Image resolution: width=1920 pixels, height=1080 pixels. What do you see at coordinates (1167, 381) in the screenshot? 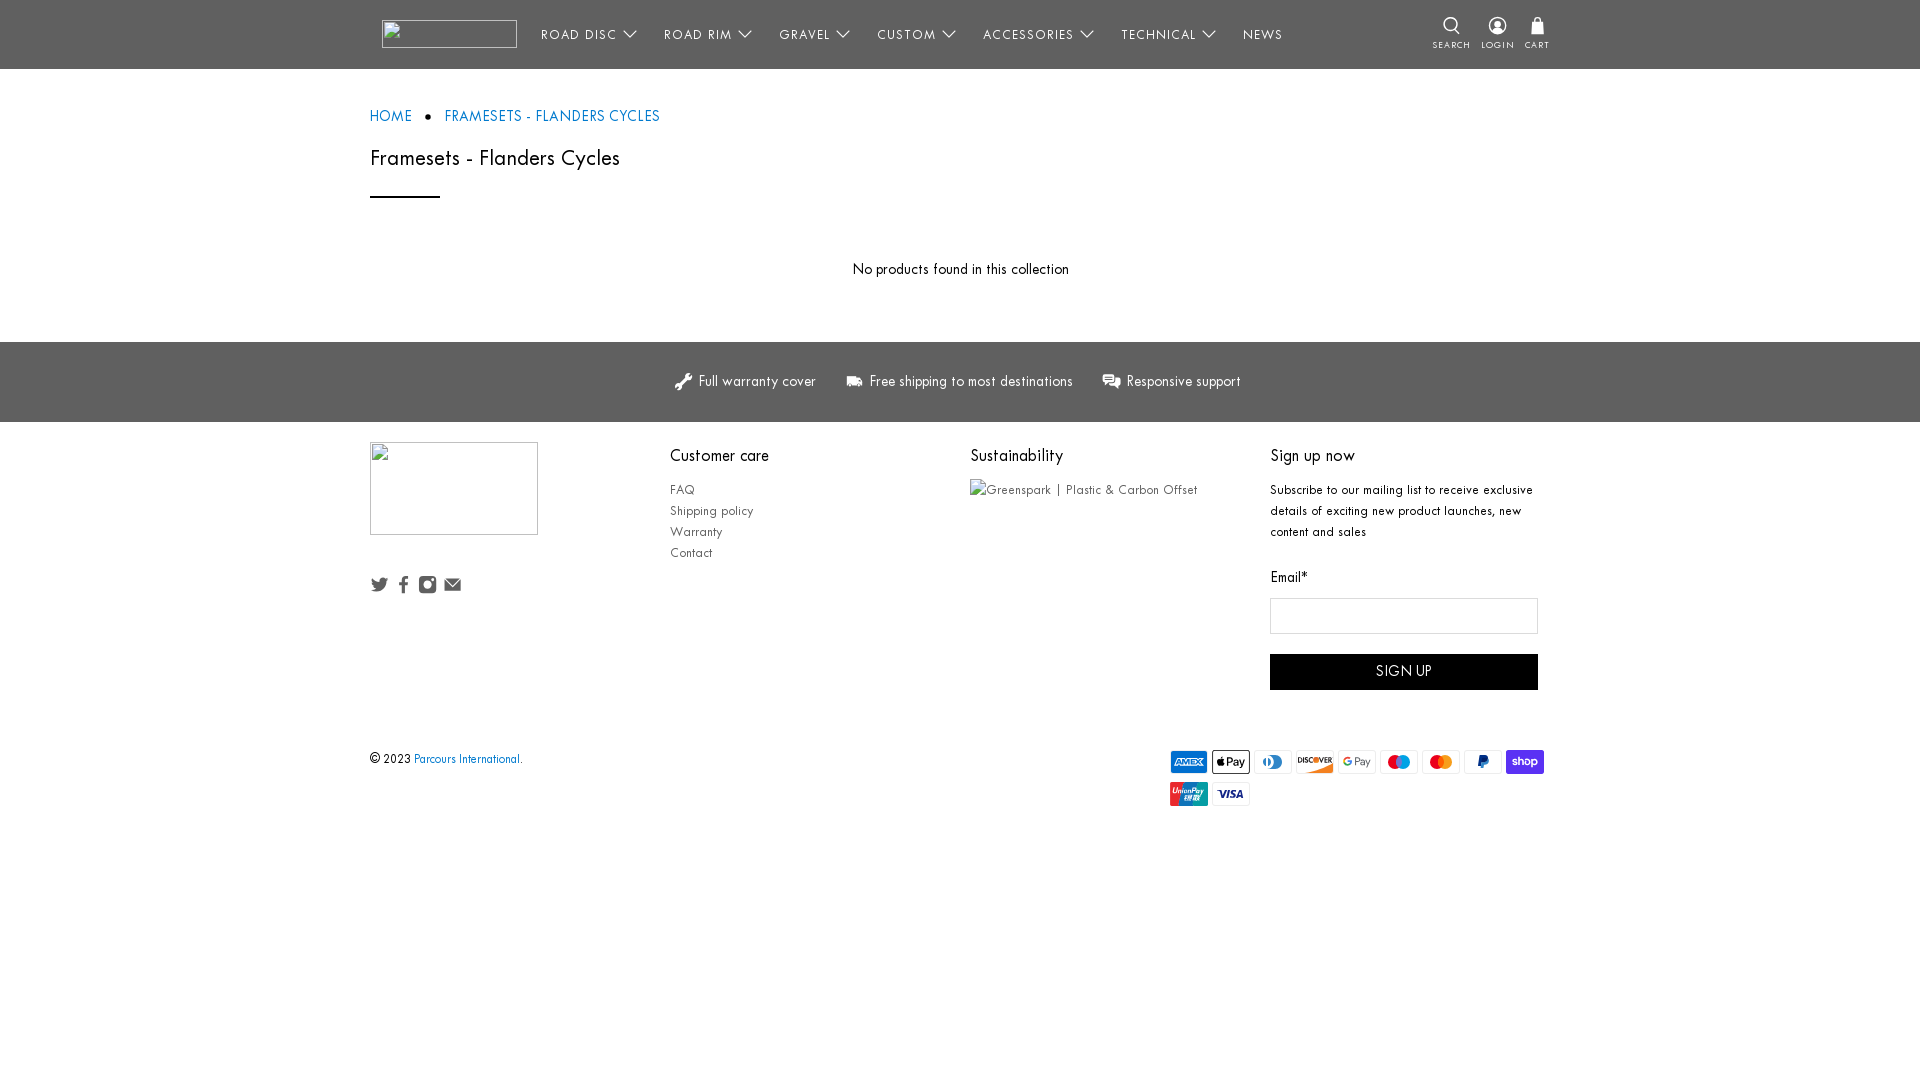
I see `'Responsive support'` at bounding box center [1167, 381].